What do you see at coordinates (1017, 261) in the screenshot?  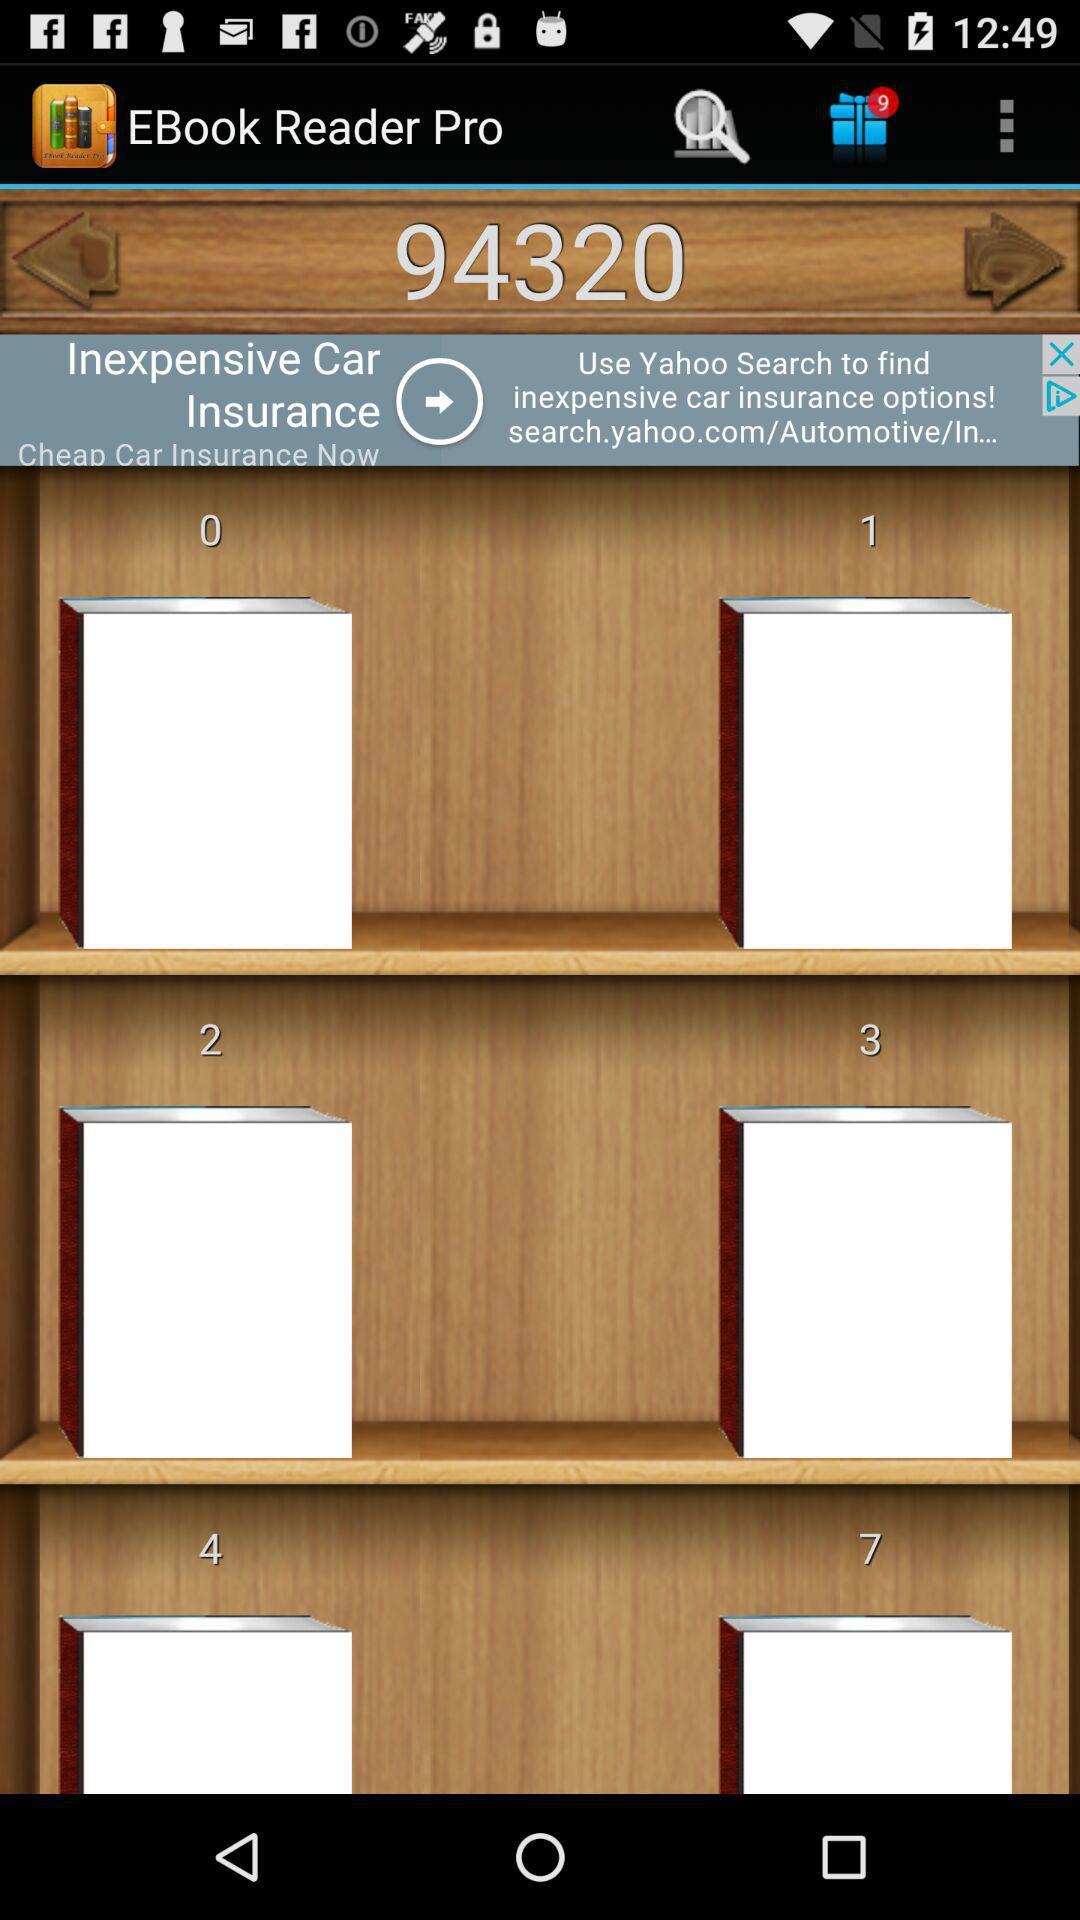 I see `the  first foreword icon which is under the more option` at bounding box center [1017, 261].